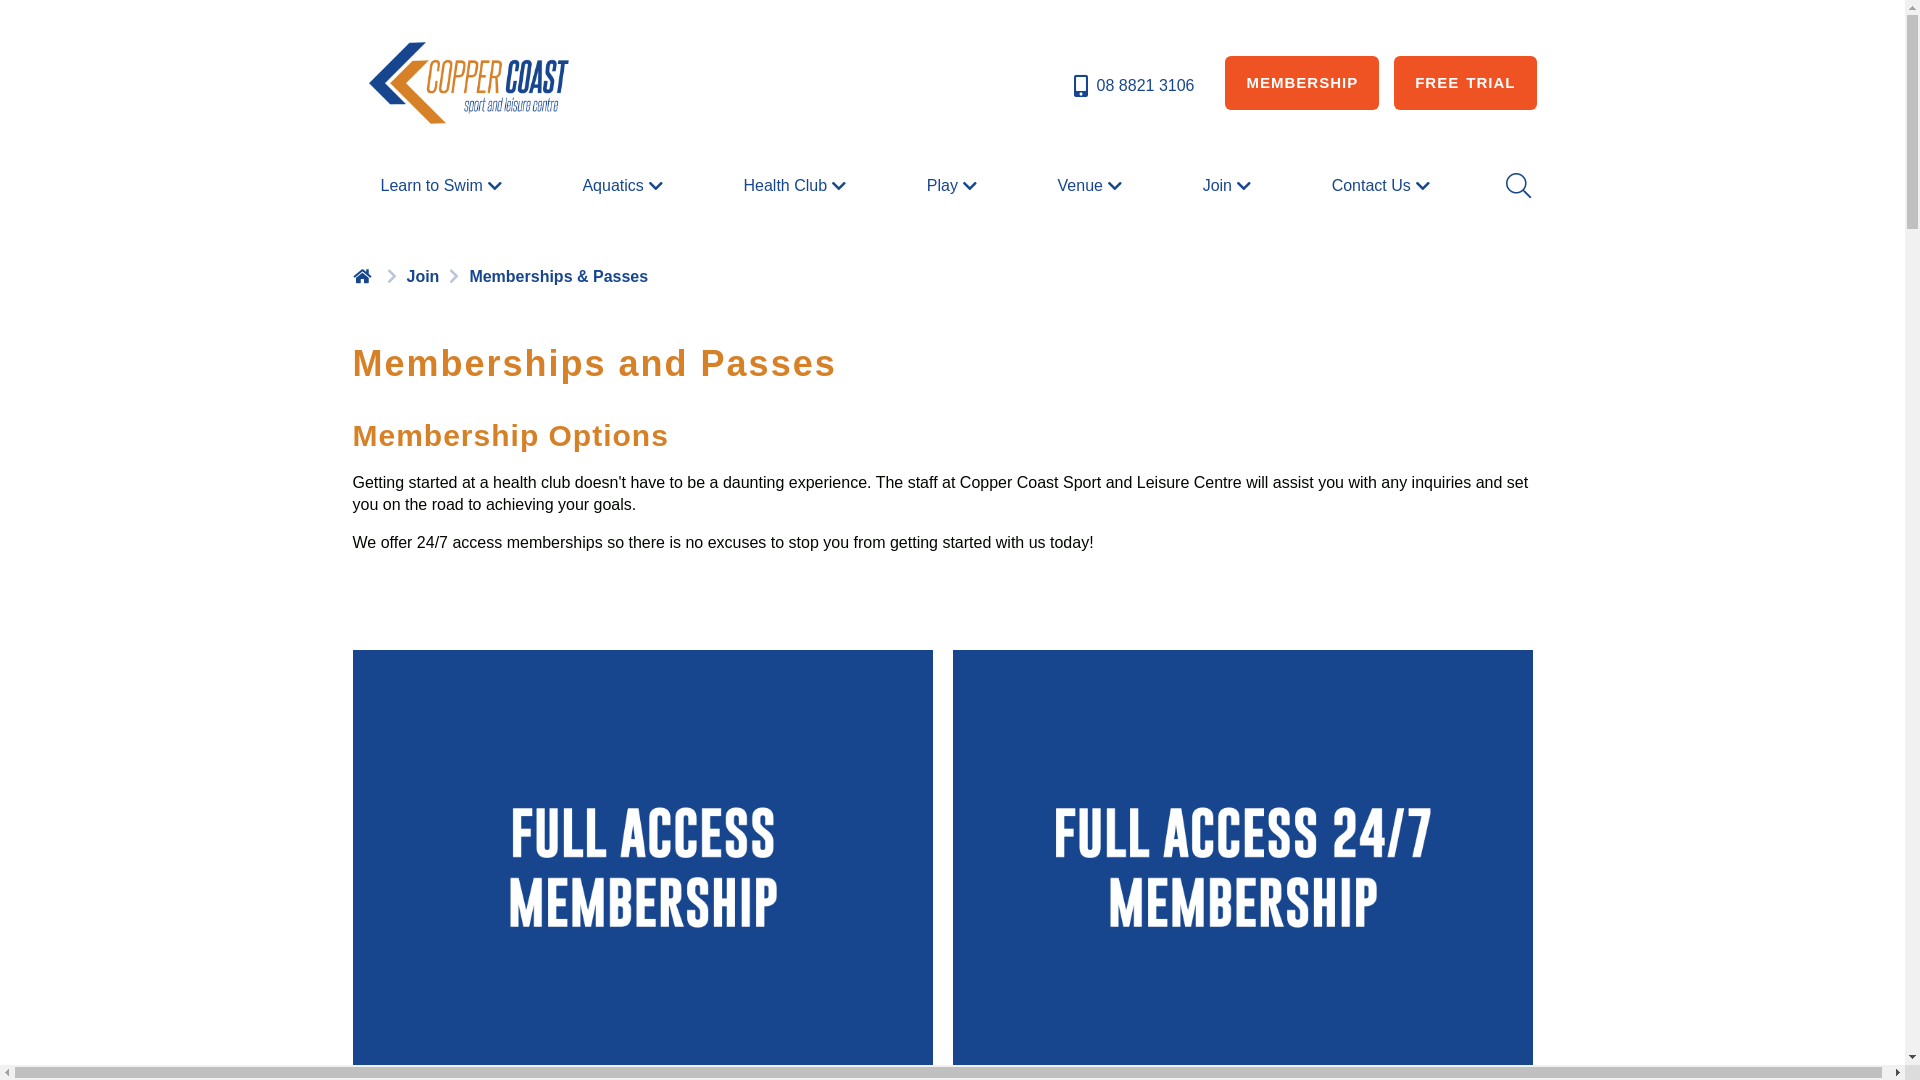 This screenshot has height=1080, width=1920. What do you see at coordinates (1324, 185) in the screenshot?
I see `'Contact Us'` at bounding box center [1324, 185].